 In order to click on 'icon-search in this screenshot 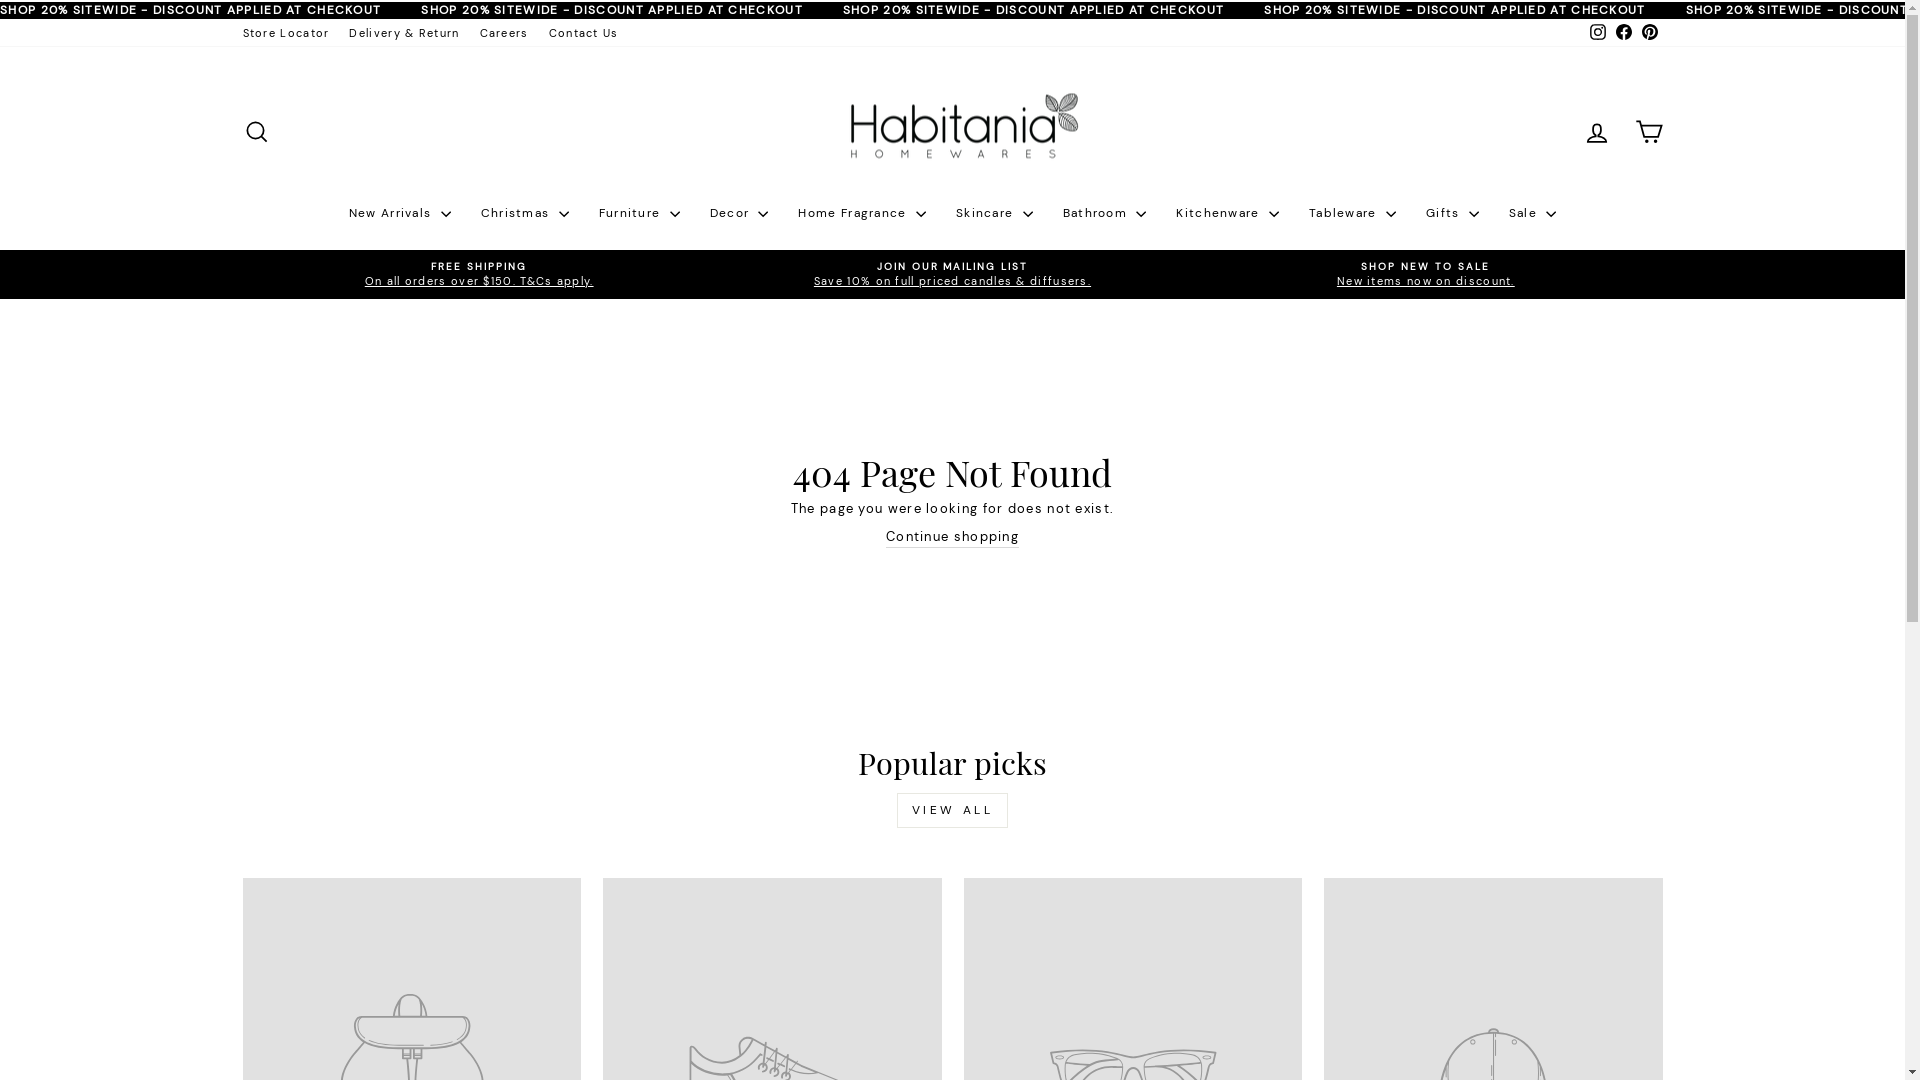, I will do `click(254, 132)`.